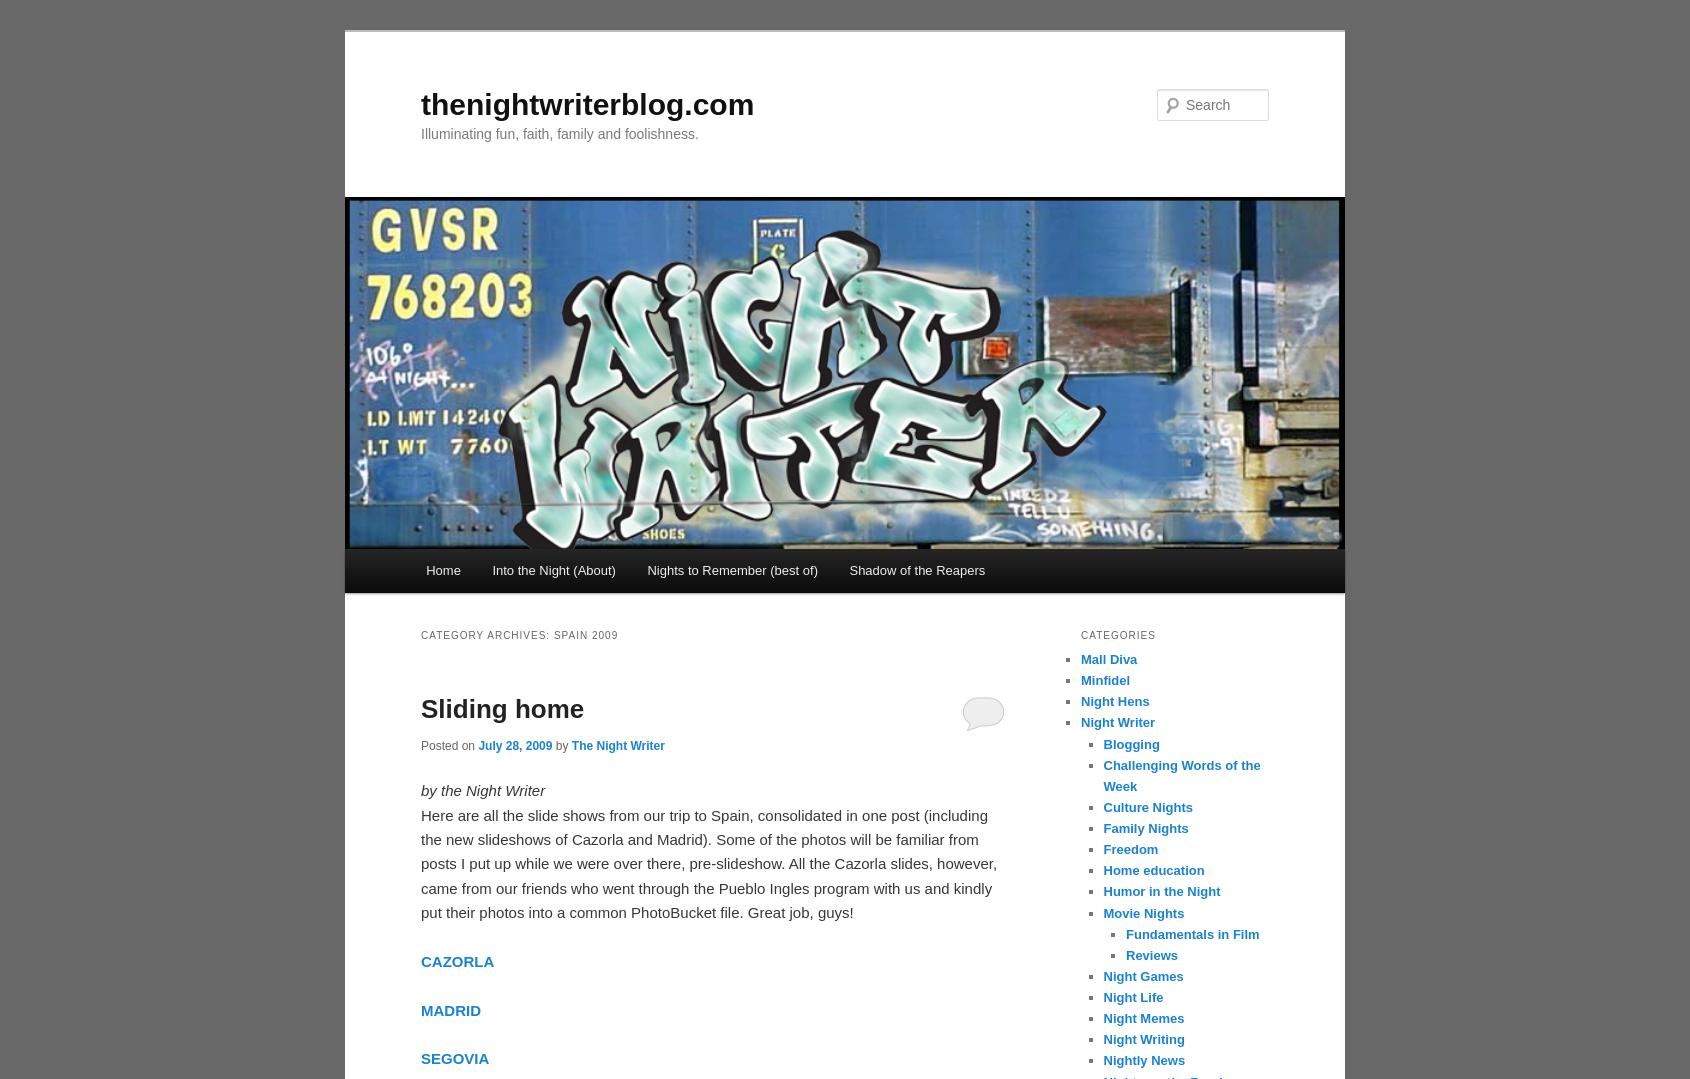 The image size is (1690, 1079). I want to click on 'Night Writer', so click(1117, 721).